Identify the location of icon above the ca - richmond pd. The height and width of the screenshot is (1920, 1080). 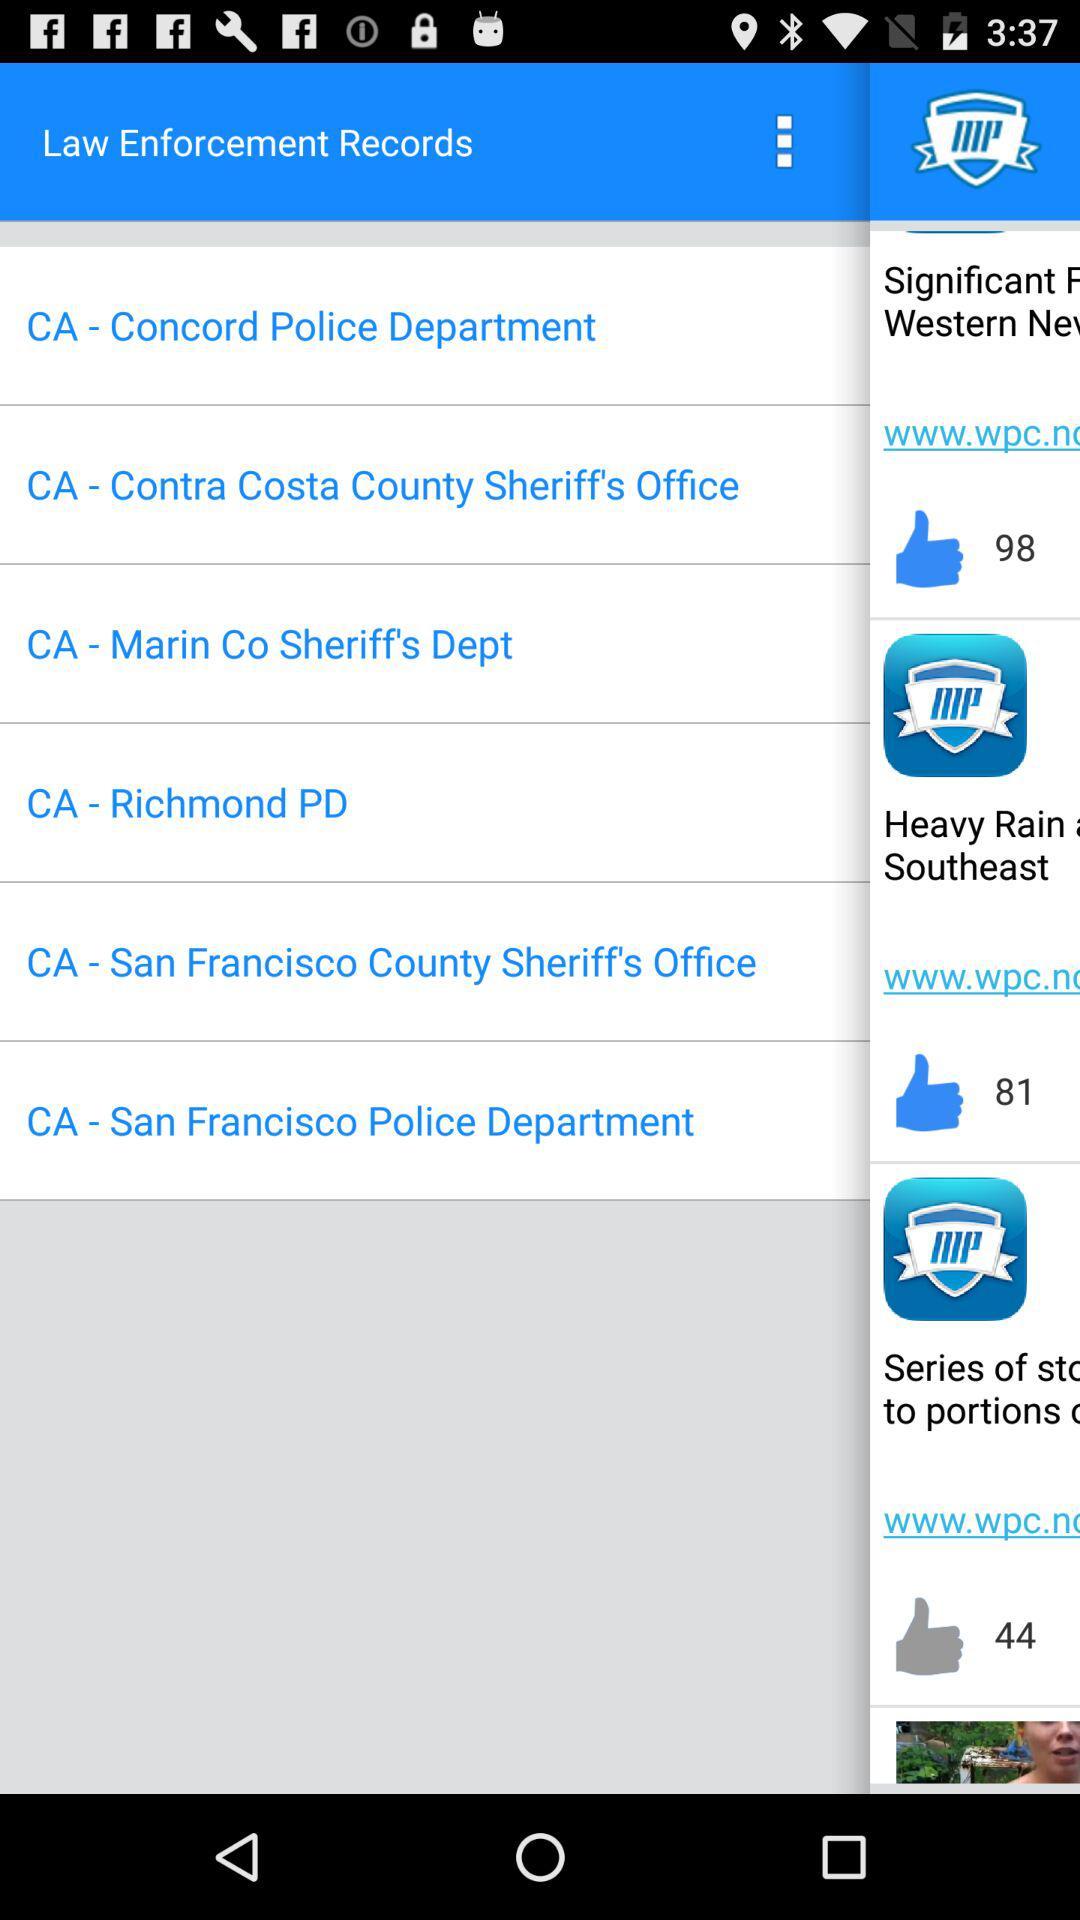
(268, 643).